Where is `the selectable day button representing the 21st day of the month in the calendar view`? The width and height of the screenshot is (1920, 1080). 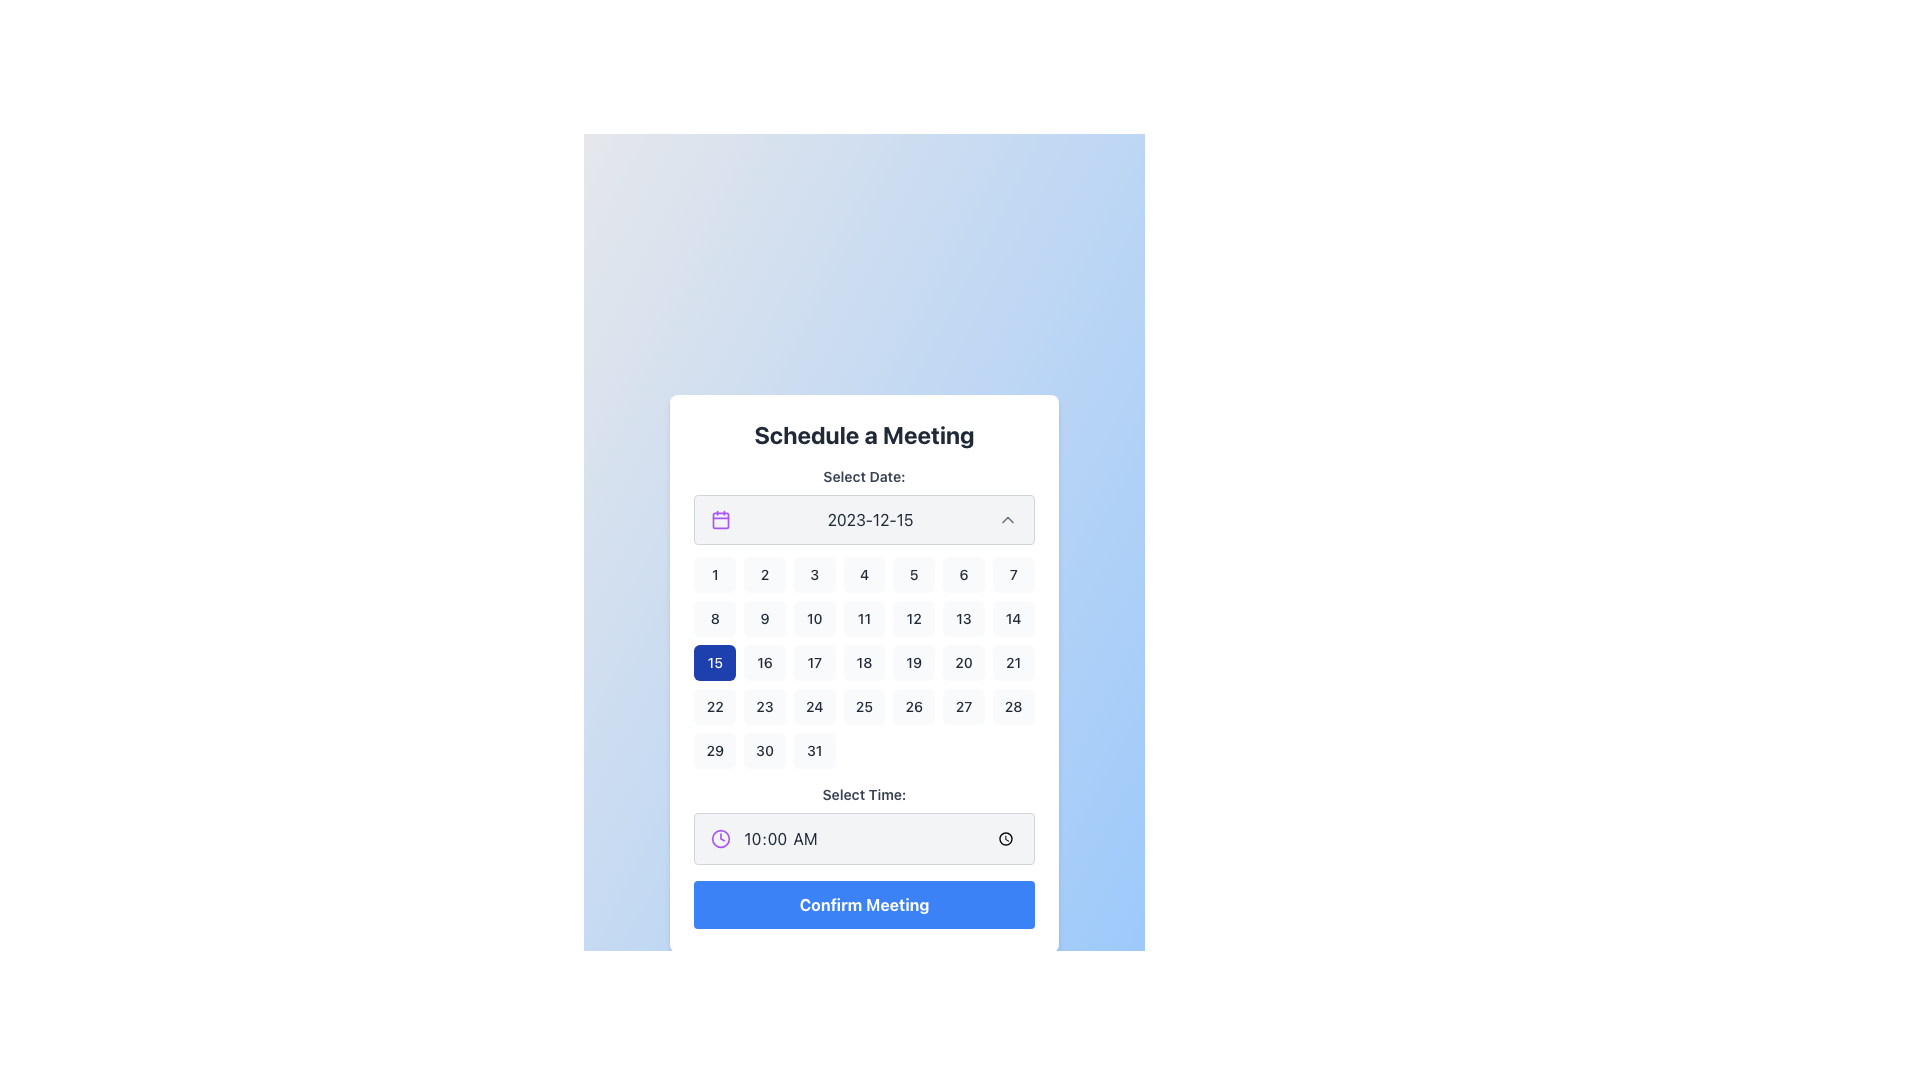 the selectable day button representing the 21st day of the month in the calendar view is located at coordinates (1013, 663).